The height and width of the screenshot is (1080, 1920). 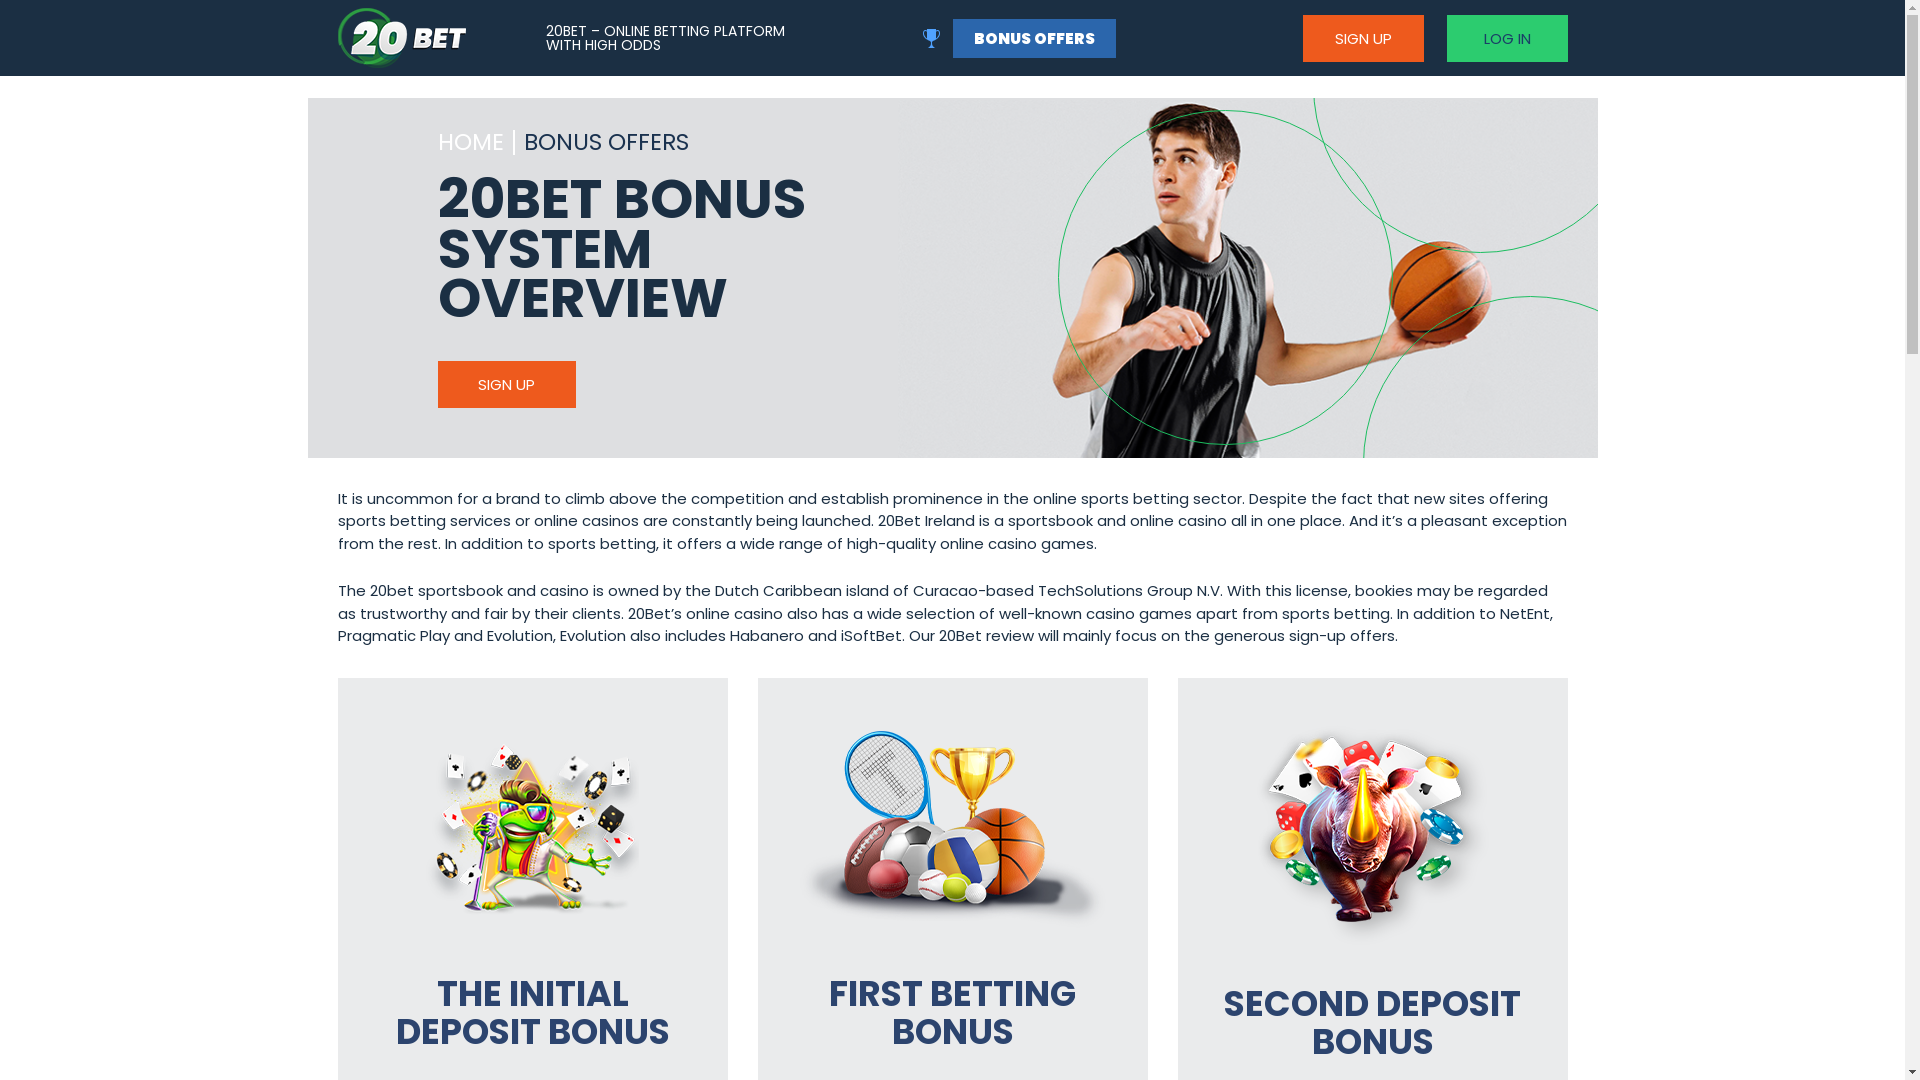 I want to click on 'HOME', so click(x=469, y=143).